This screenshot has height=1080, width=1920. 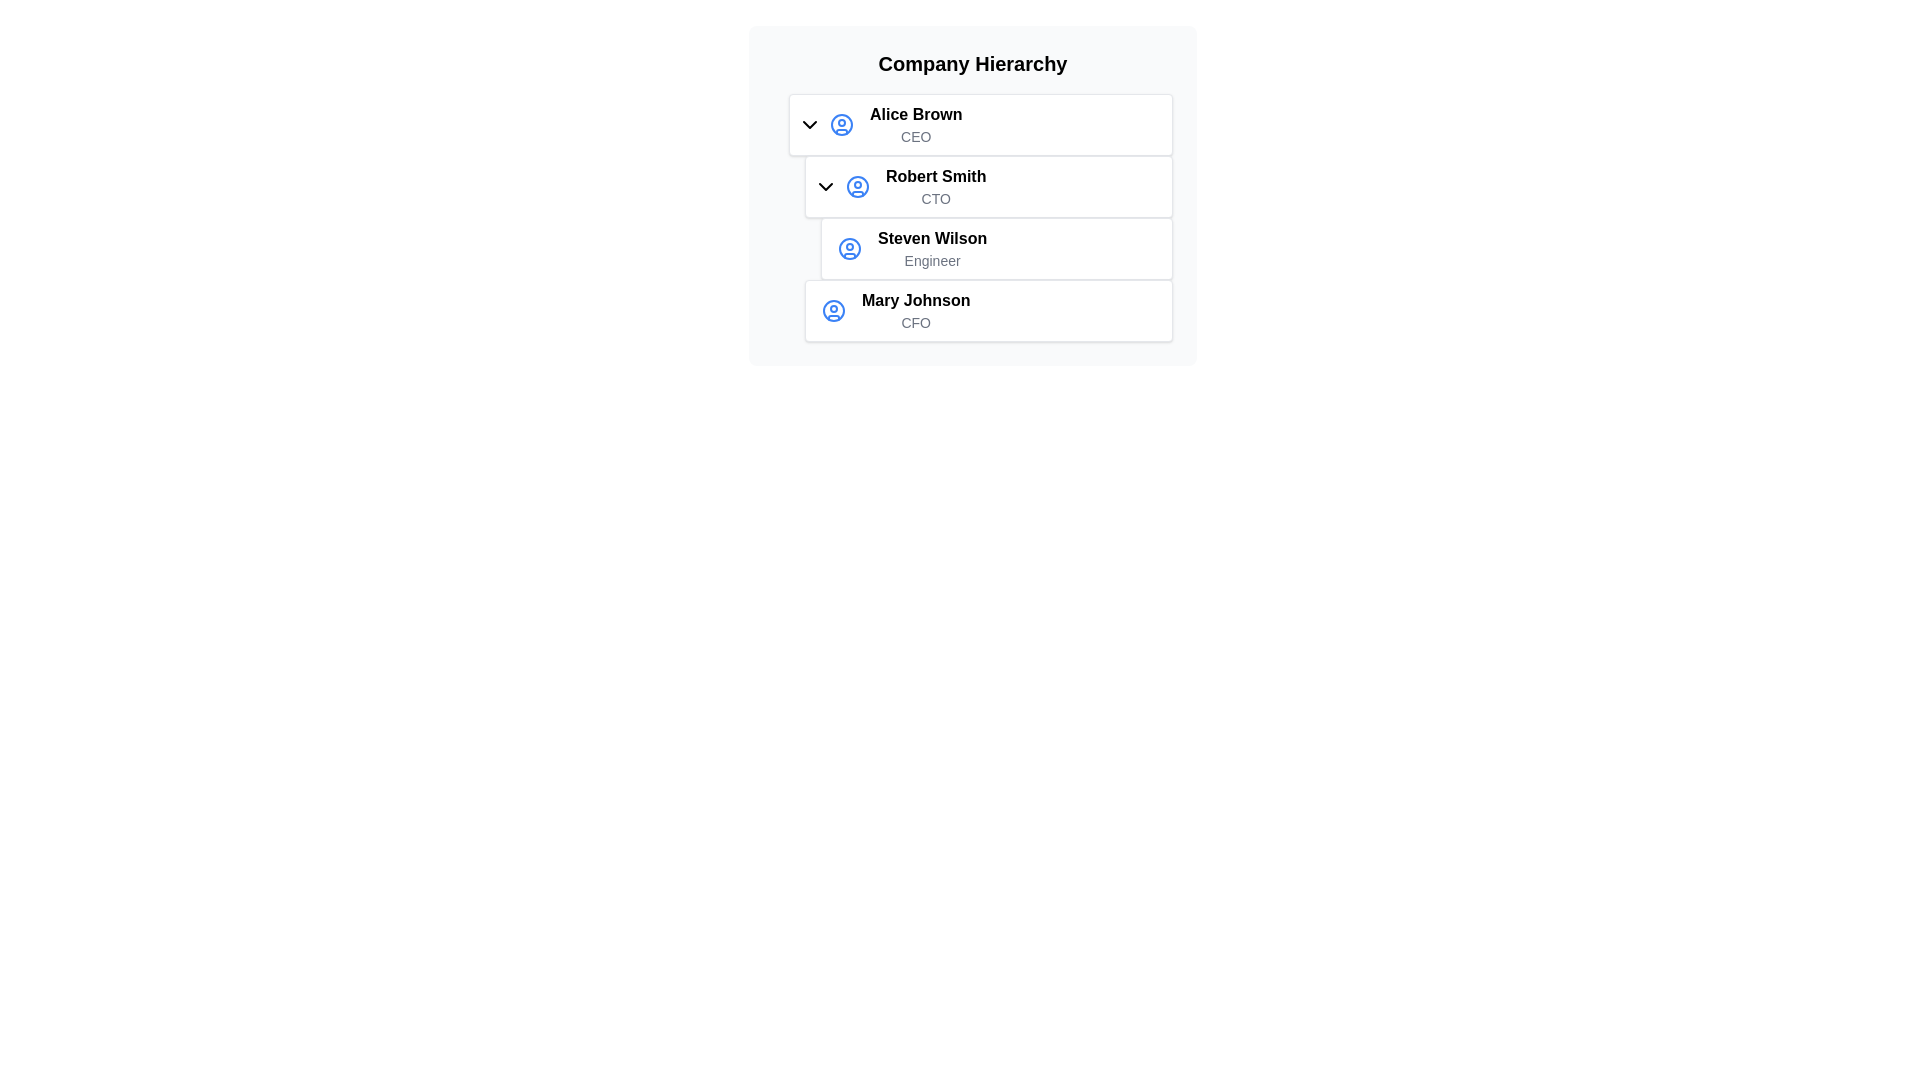 I want to click on text label 'Company Hierarchy' which is a bold text element located at the top of the company hierarchy module, so click(x=973, y=63).